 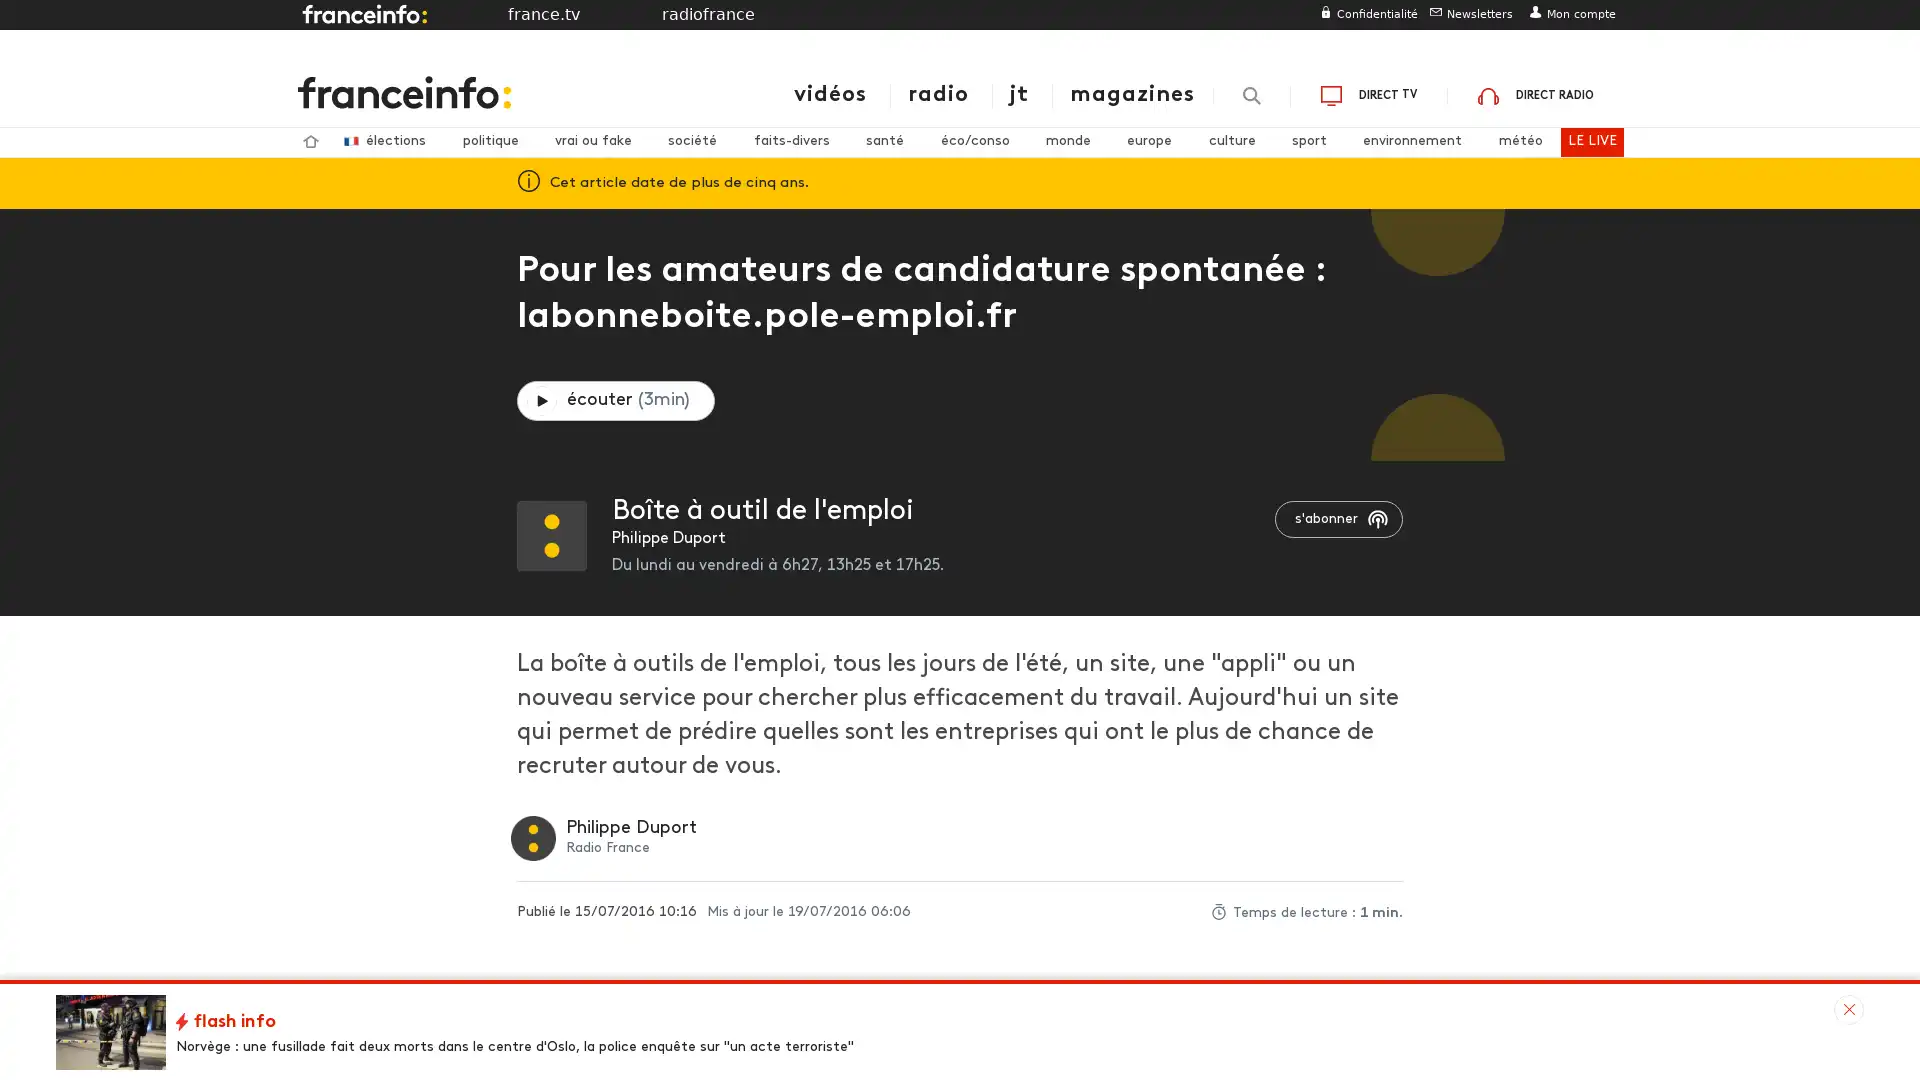 I want to click on Configurer vos consentements, so click(x=1051, y=821).